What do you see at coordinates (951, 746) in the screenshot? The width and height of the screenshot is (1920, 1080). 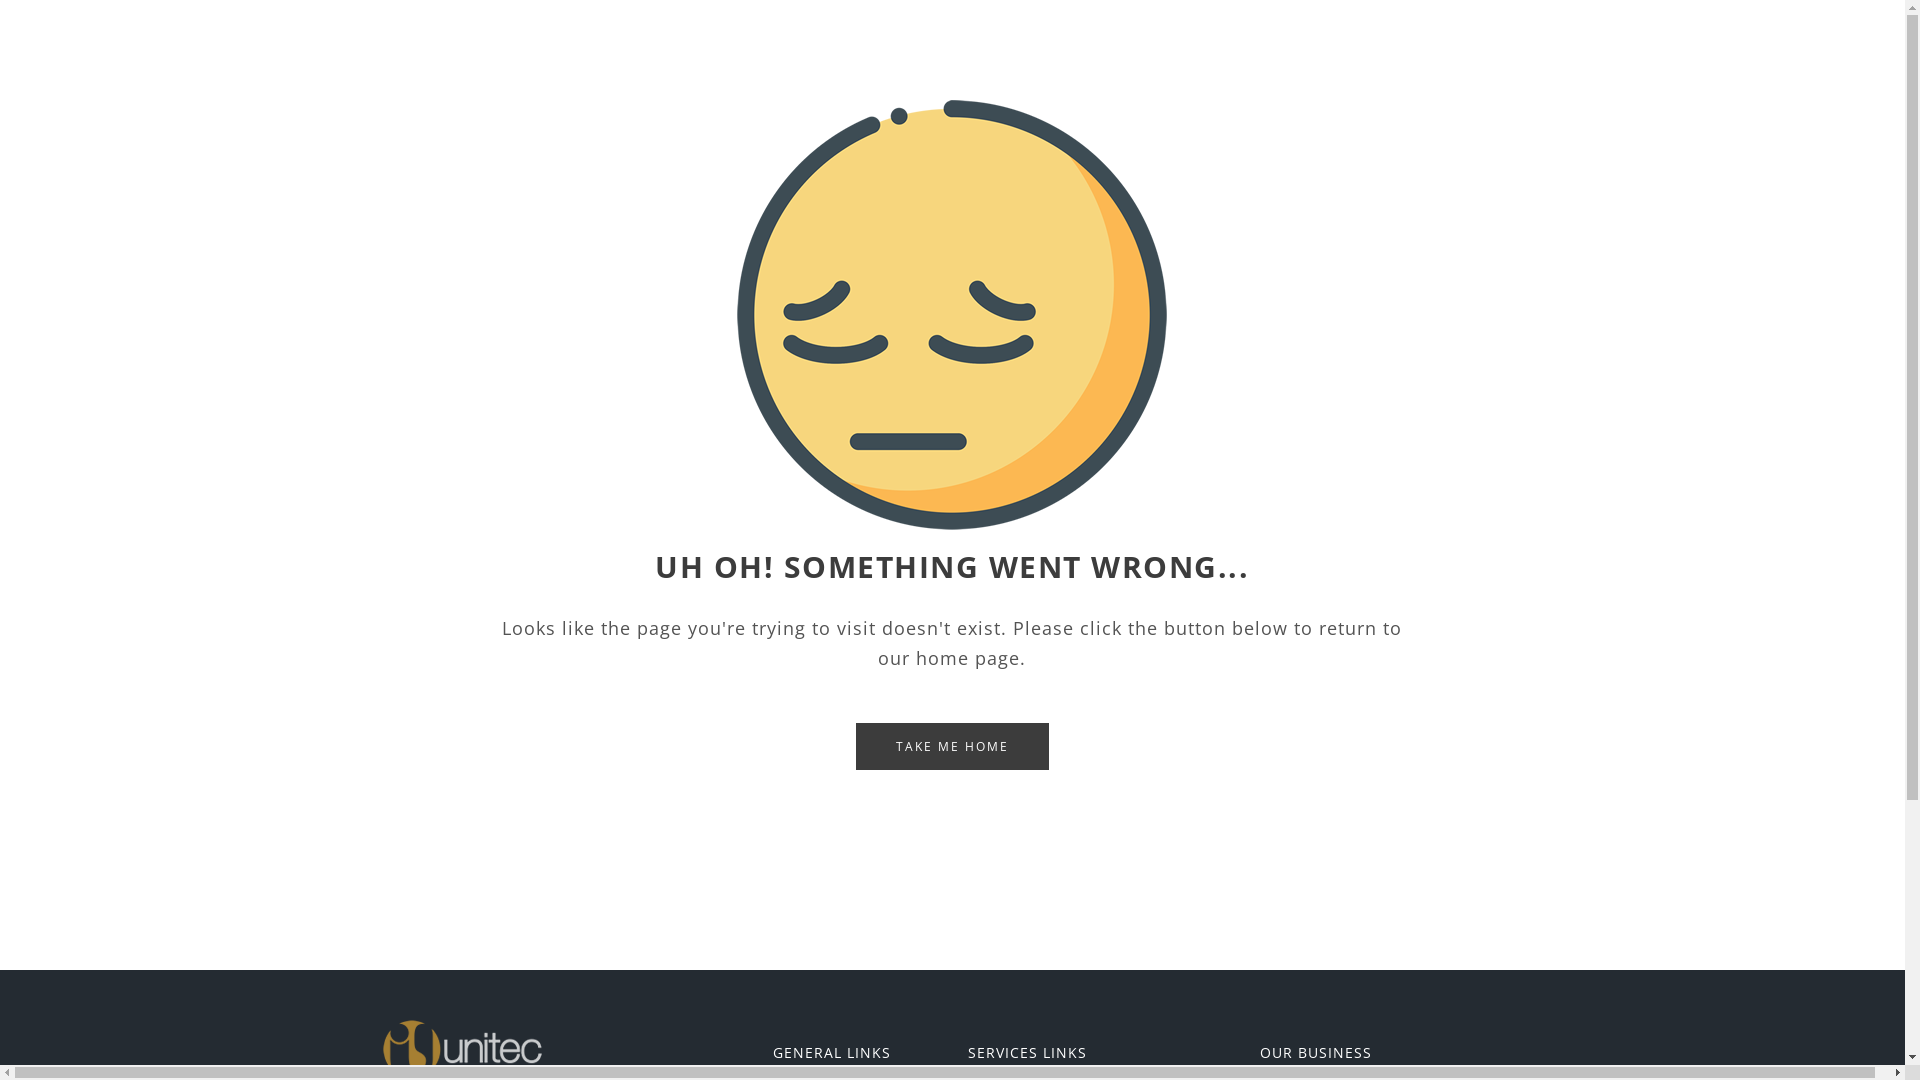 I see `'TAKE ME HOME'` at bounding box center [951, 746].